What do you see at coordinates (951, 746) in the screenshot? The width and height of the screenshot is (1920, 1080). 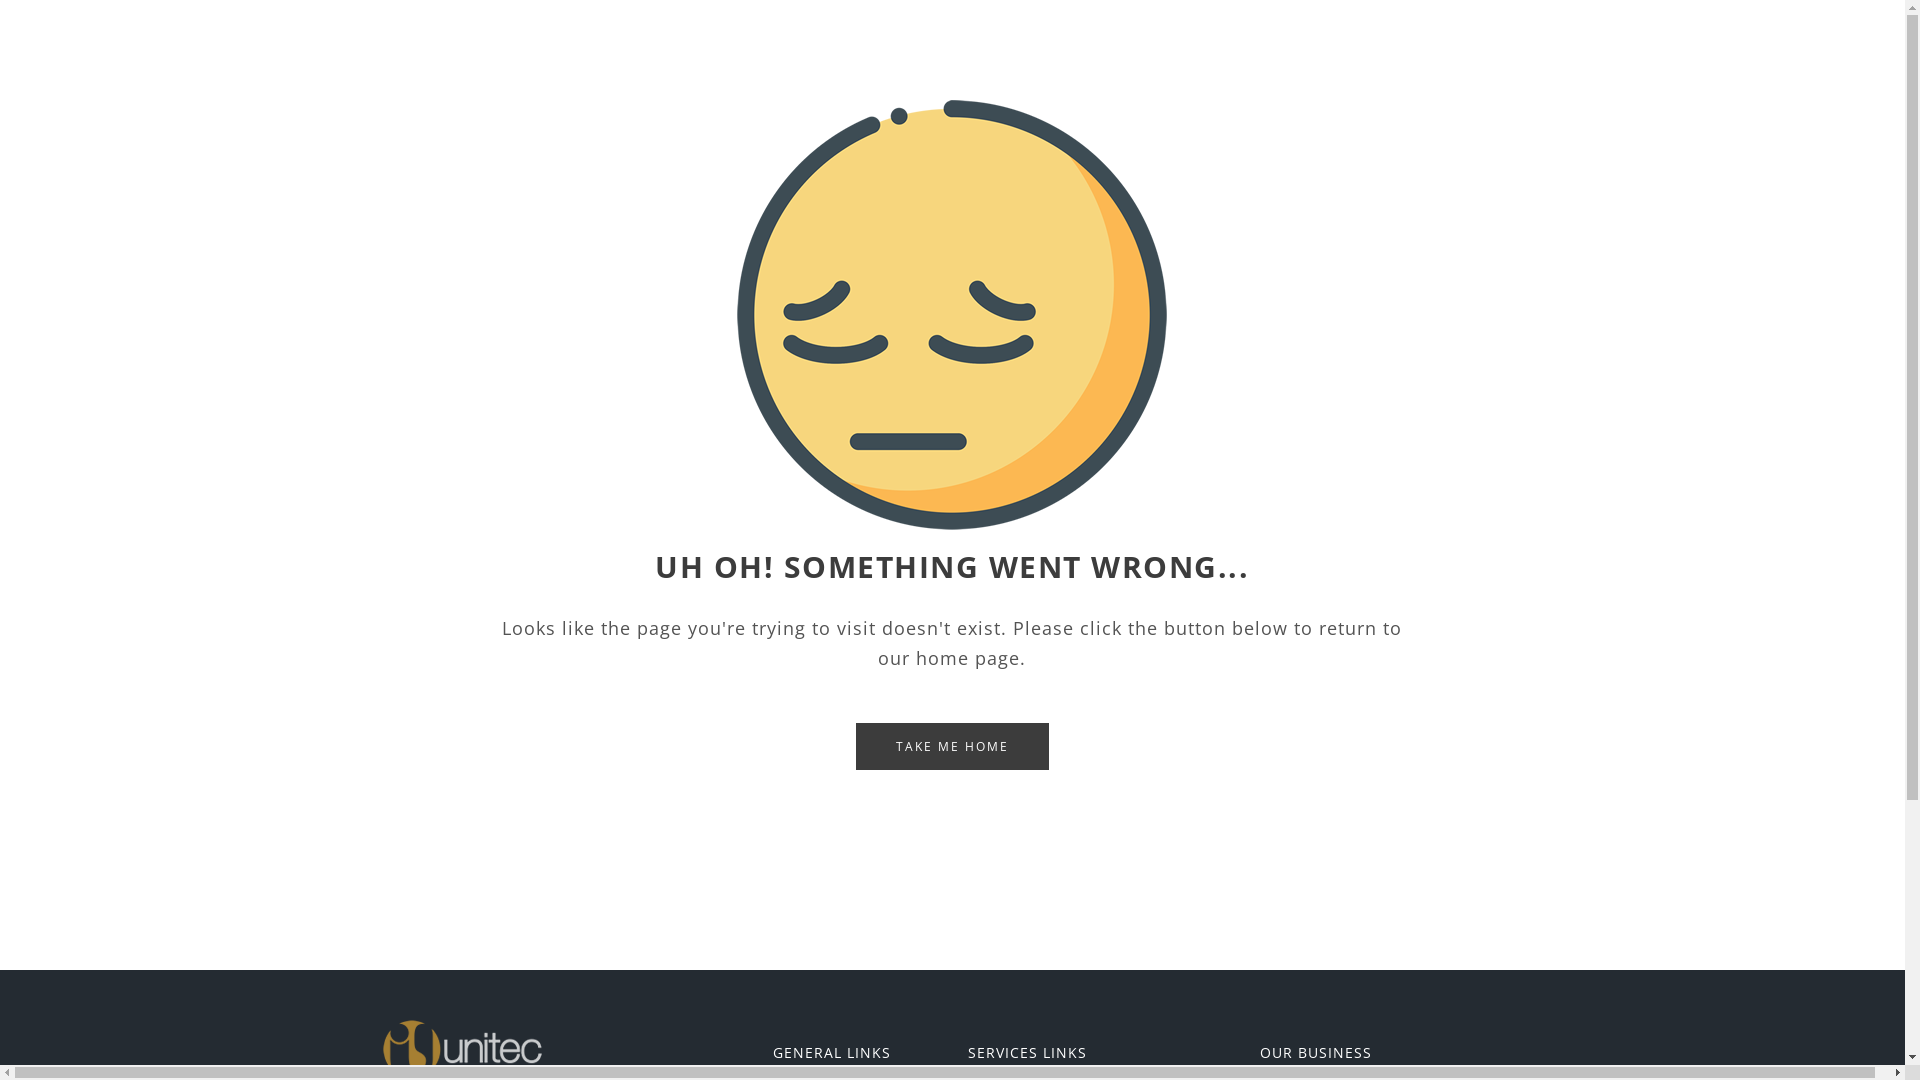 I see `'TAKE ME HOME'` at bounding box center [951, 746].